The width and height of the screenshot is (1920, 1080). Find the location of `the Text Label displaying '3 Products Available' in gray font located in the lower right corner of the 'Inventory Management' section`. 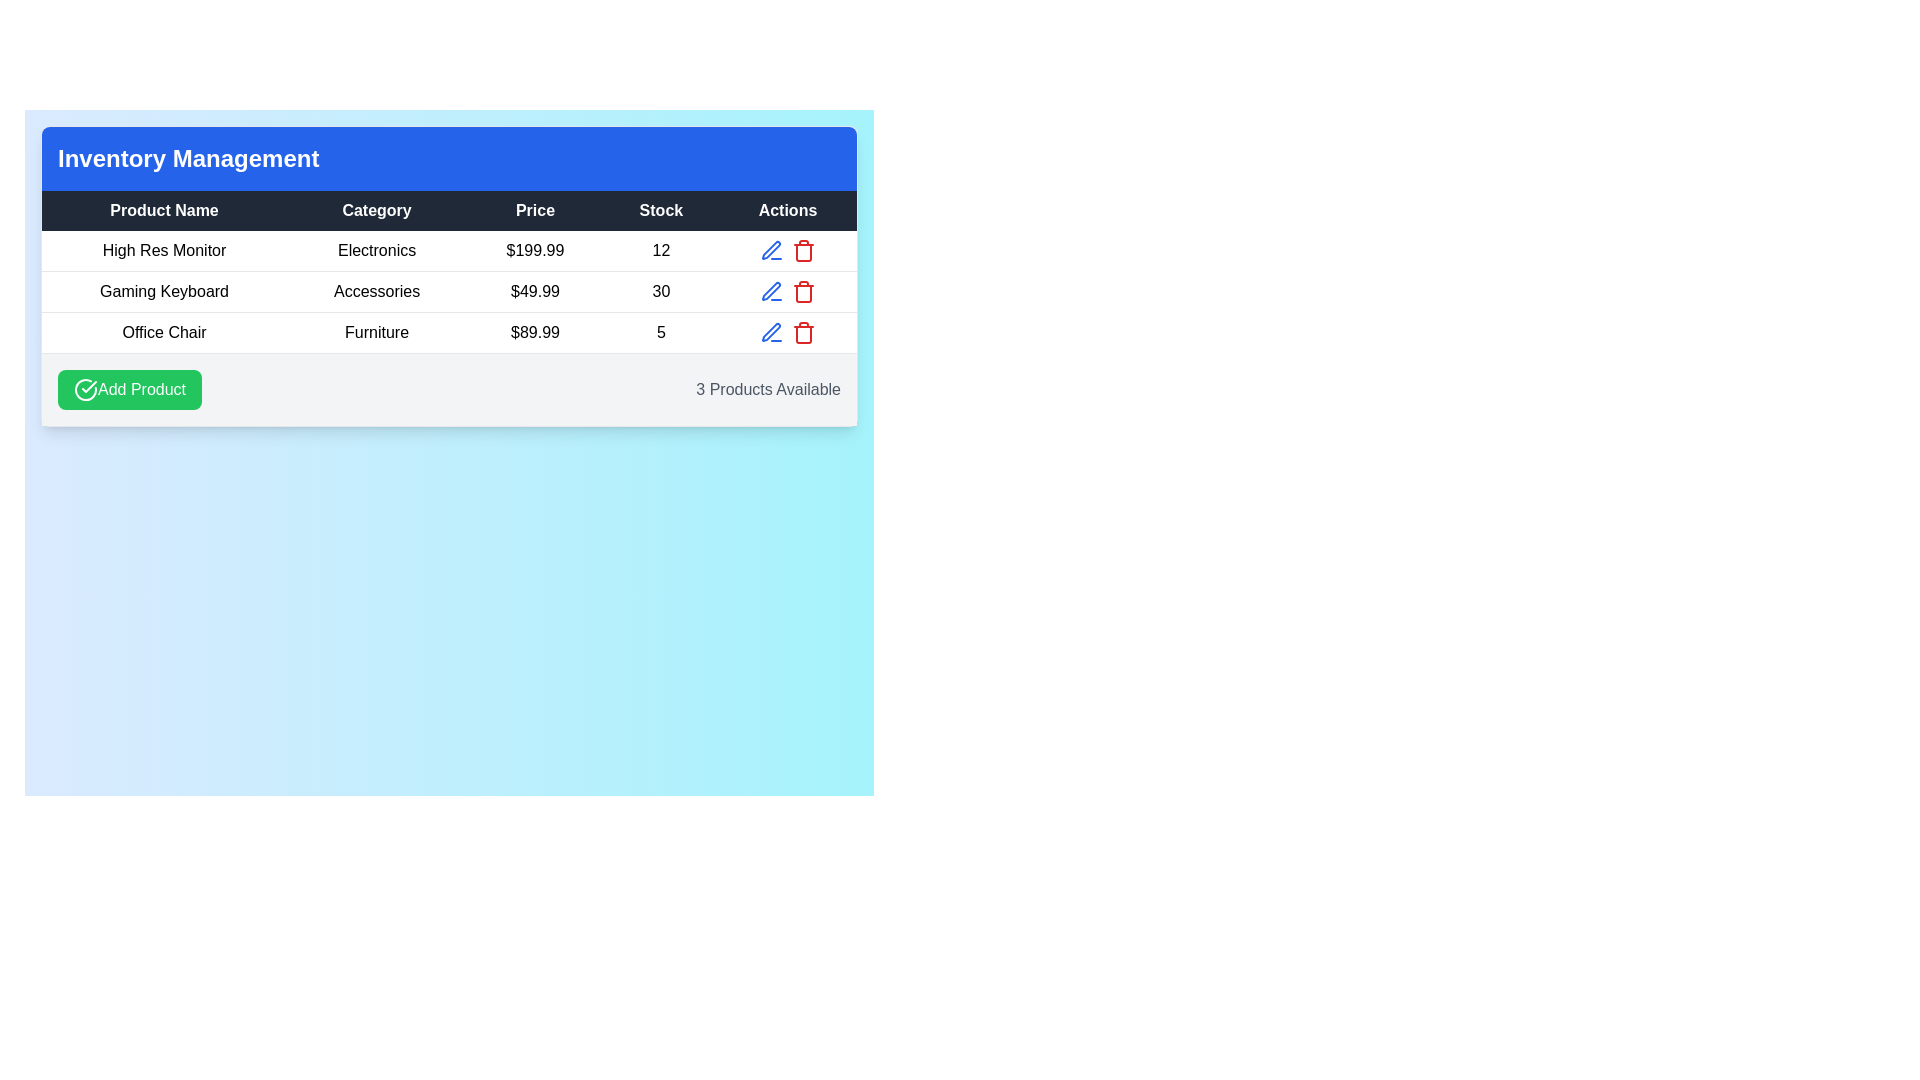

the Text Label displaying '3 Products Available' in gray font located in the lower right corner of the 'Inventory Management' section is located at coordinates (767, 389).